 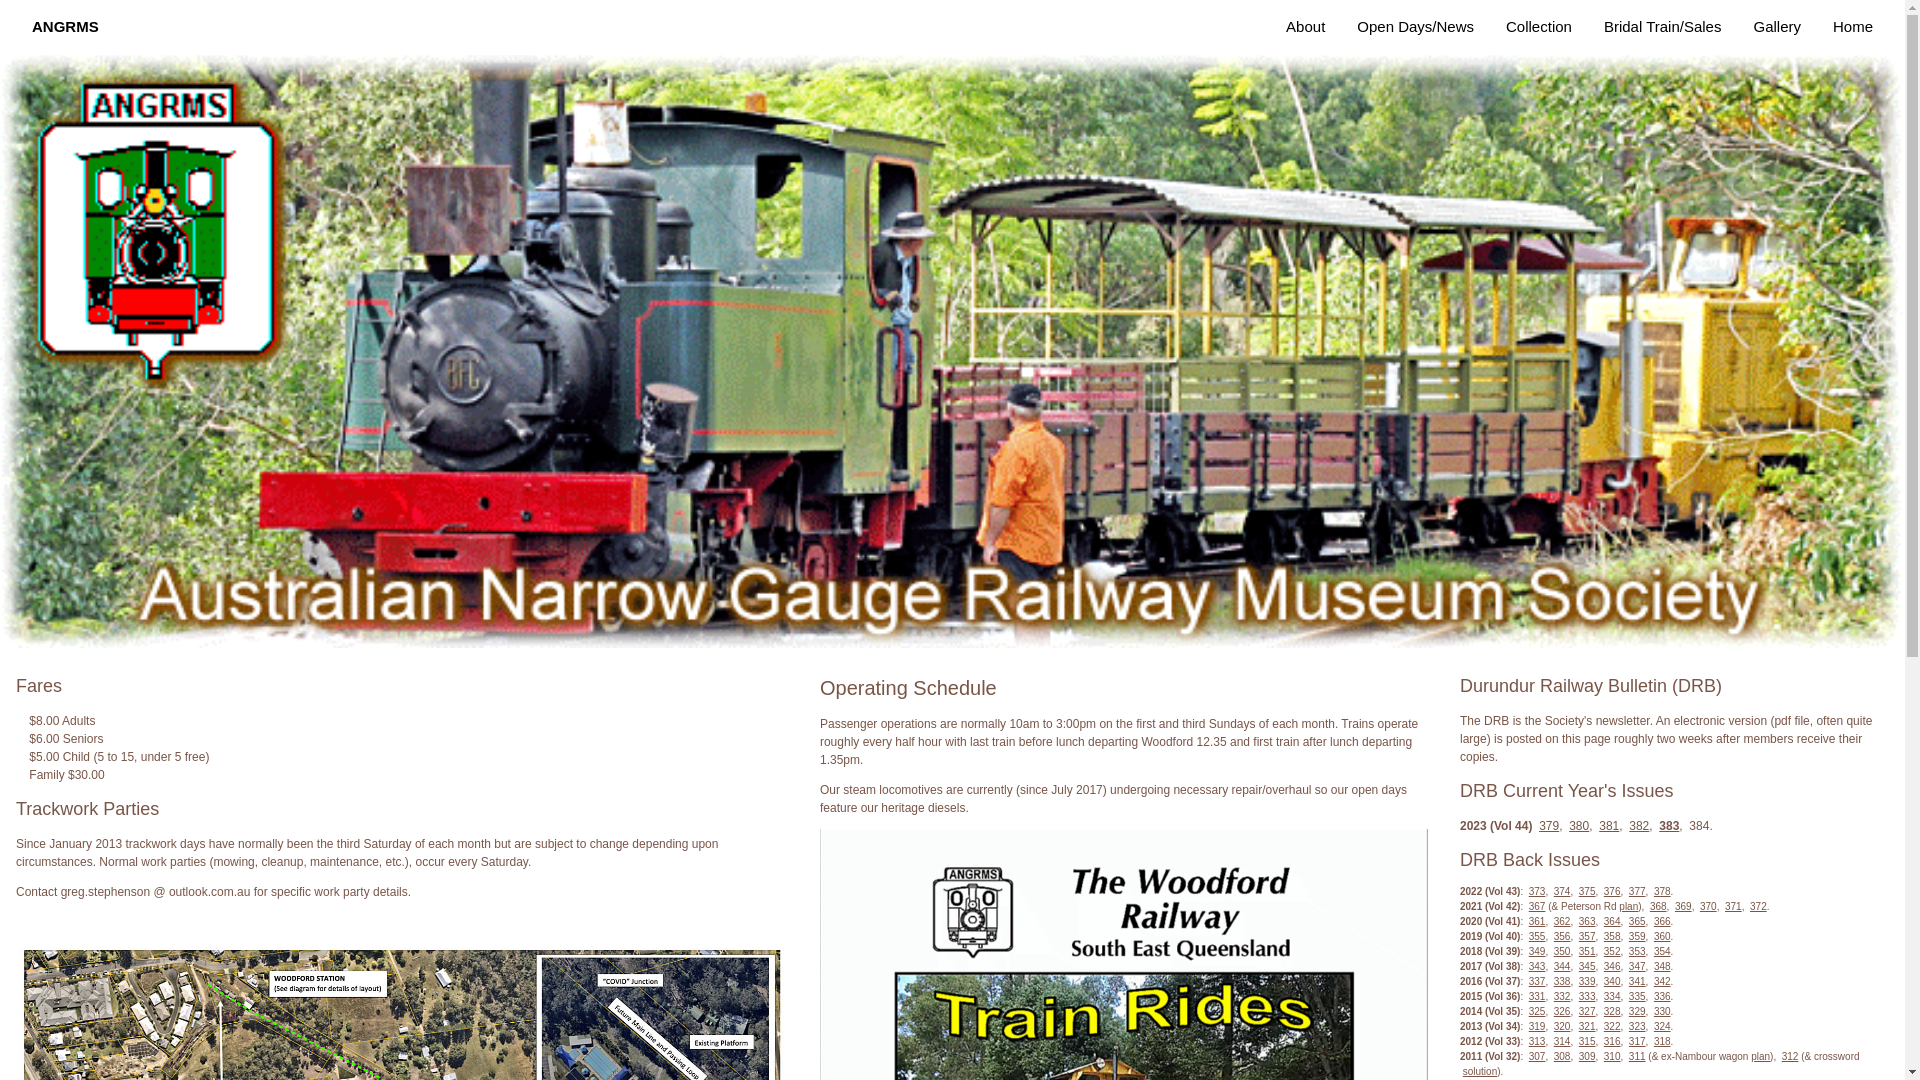 What do you see at coordinates (1561, 1011) in the screenshot?
I see `'326'` at bounding box center [1561, 1011].